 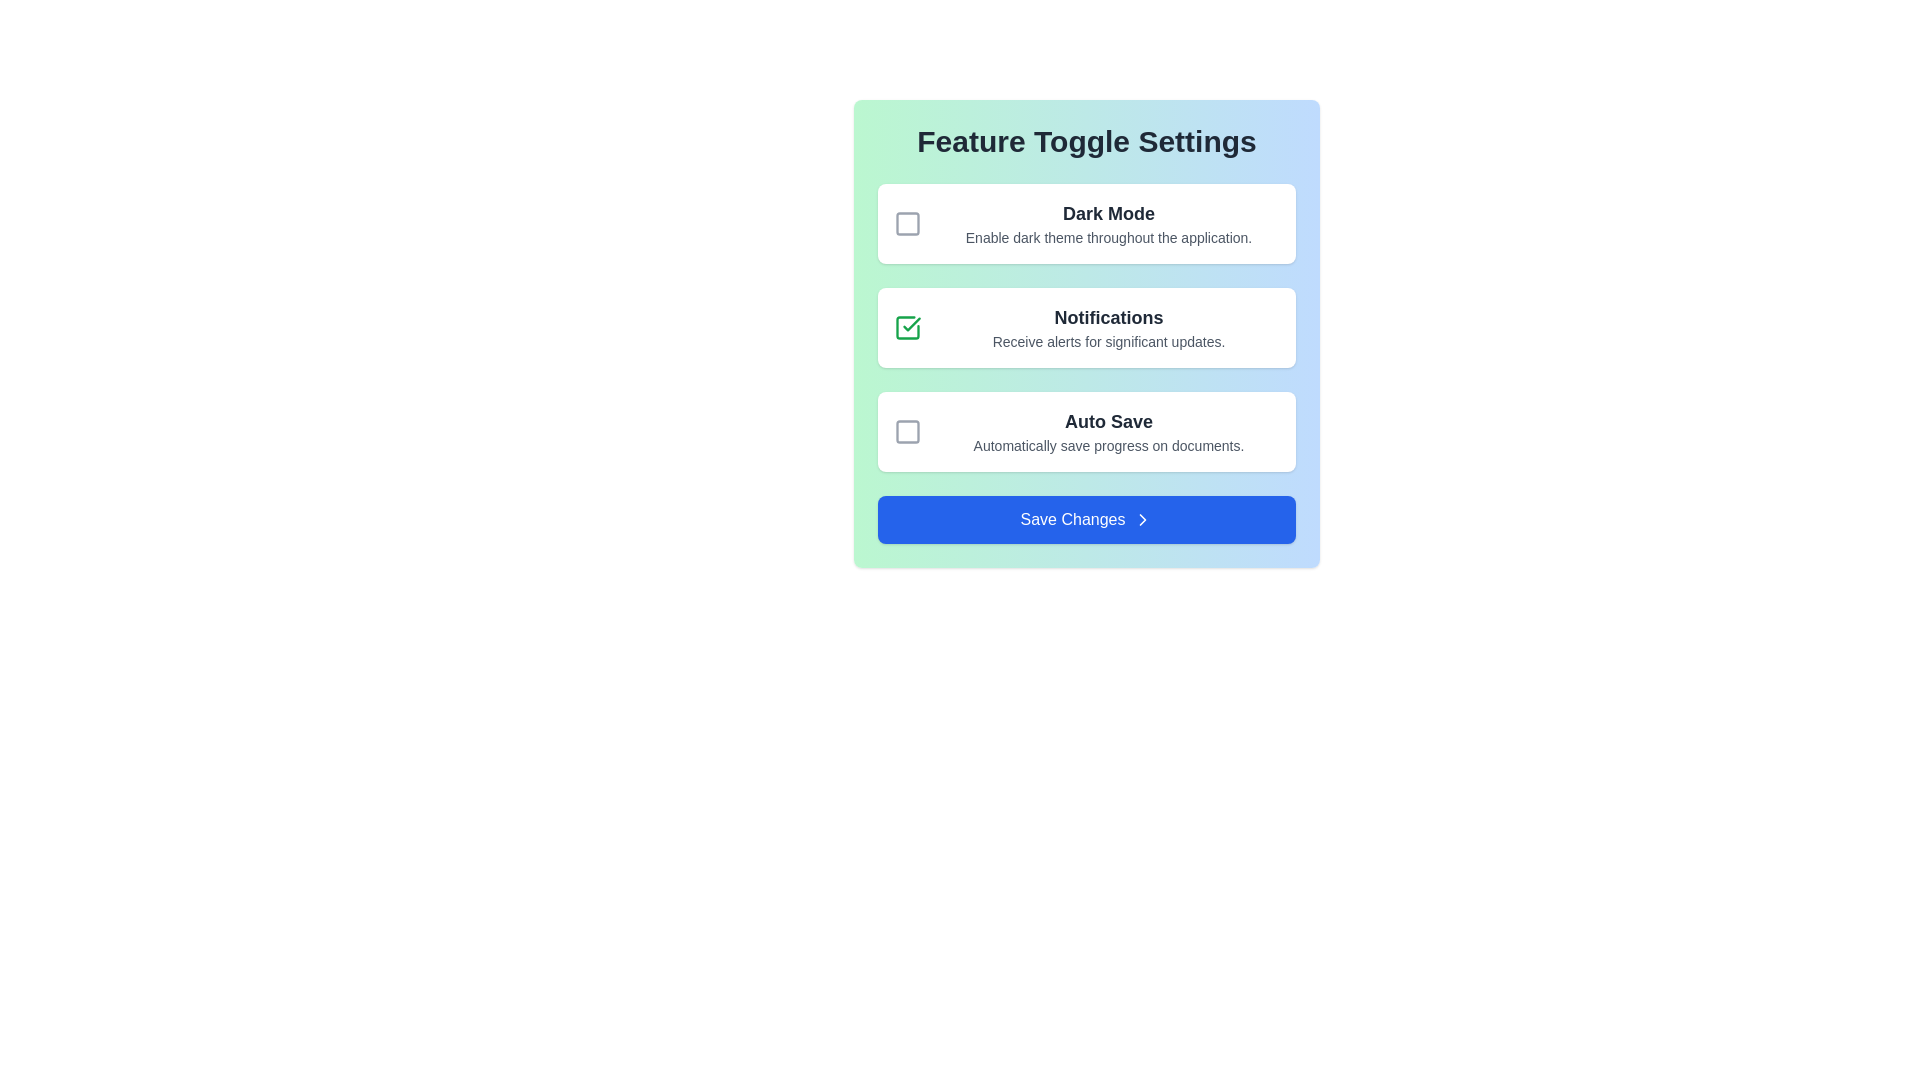 What do you see at coordinates (906, 223) in the screenshot?
I see `the small rounded square icon next to the 'Dark Mode' label to interact with the toggle` at bounding box center [906, 223].